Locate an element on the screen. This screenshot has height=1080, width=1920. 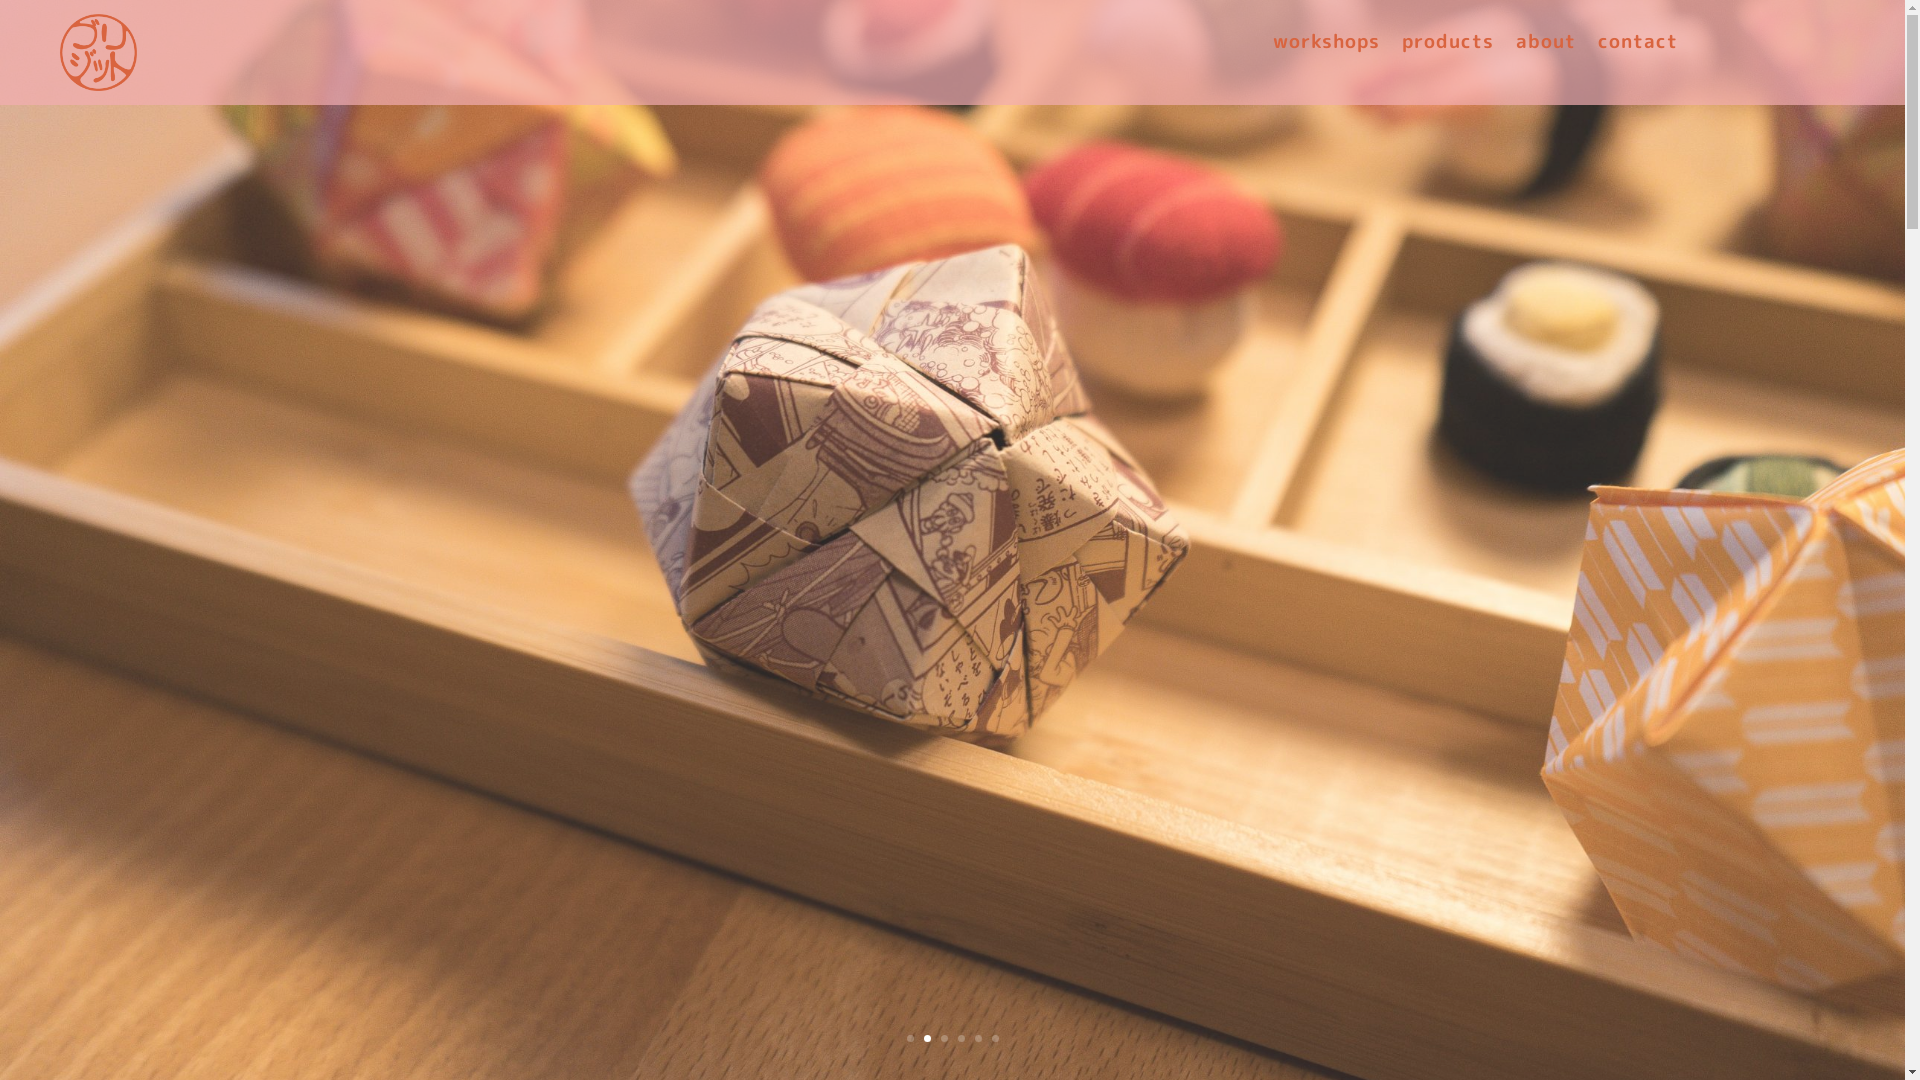
'contact' is located at coordinates (1637, 45).